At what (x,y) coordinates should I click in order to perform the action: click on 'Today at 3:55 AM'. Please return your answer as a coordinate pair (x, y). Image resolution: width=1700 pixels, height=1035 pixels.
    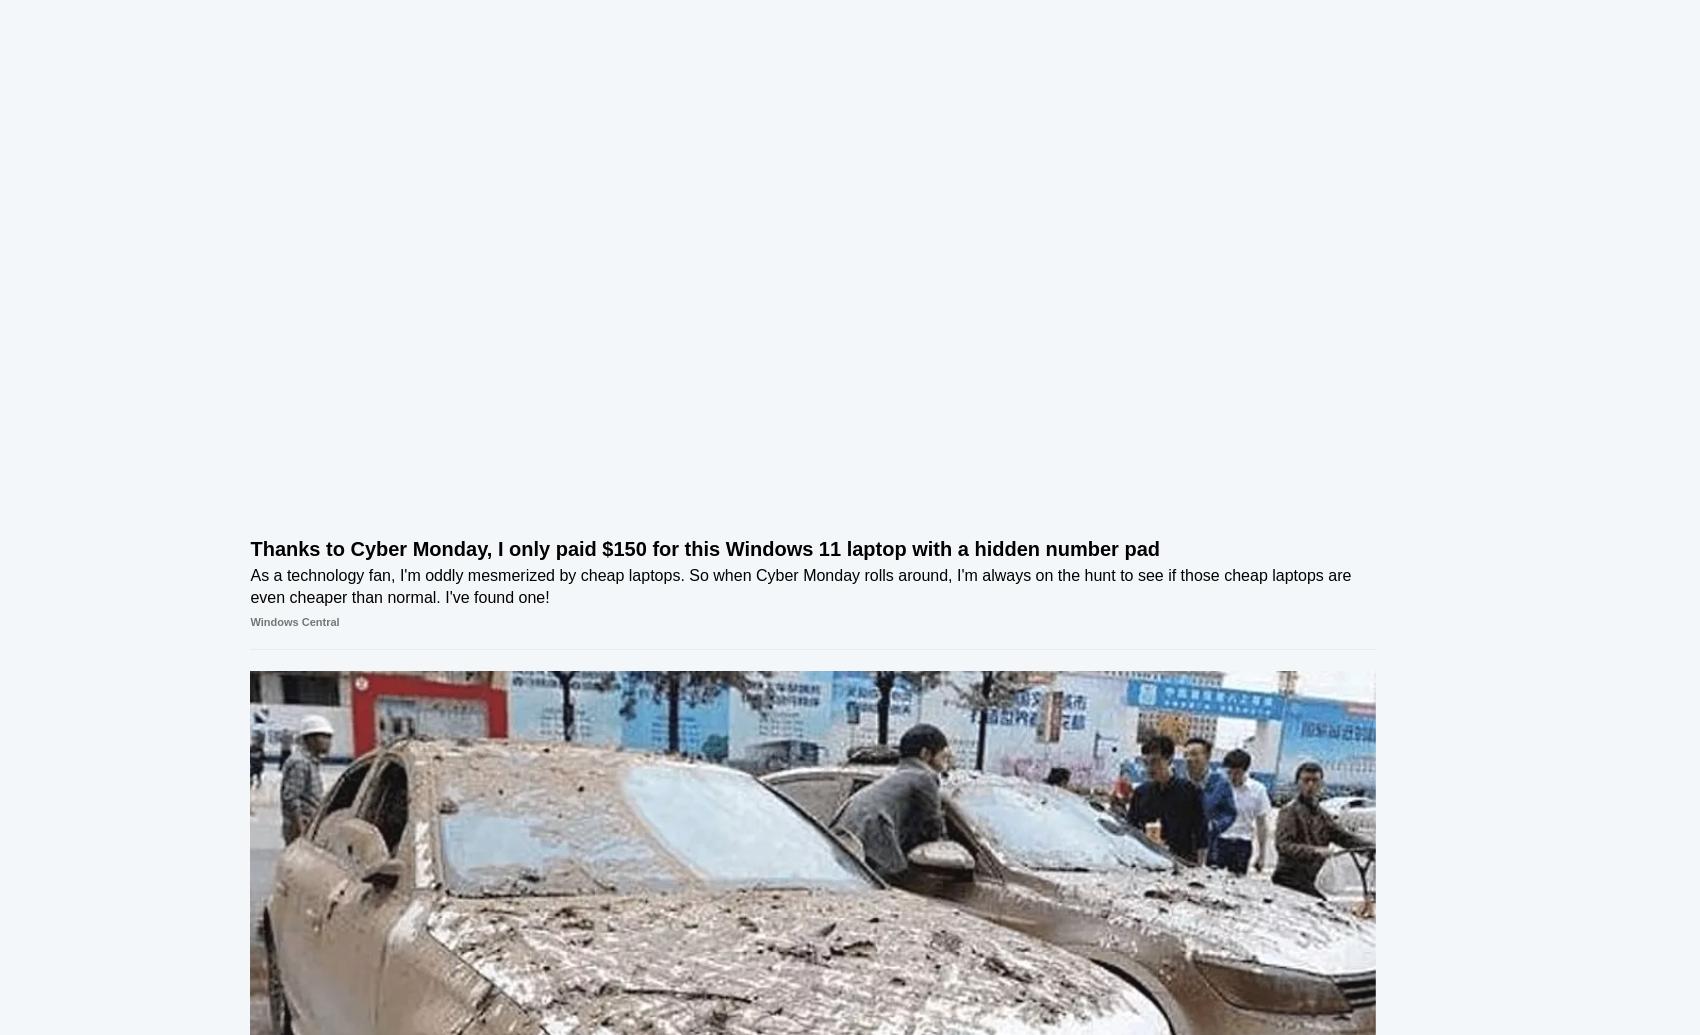
    Looking at the image, I should click on (1312, 645).